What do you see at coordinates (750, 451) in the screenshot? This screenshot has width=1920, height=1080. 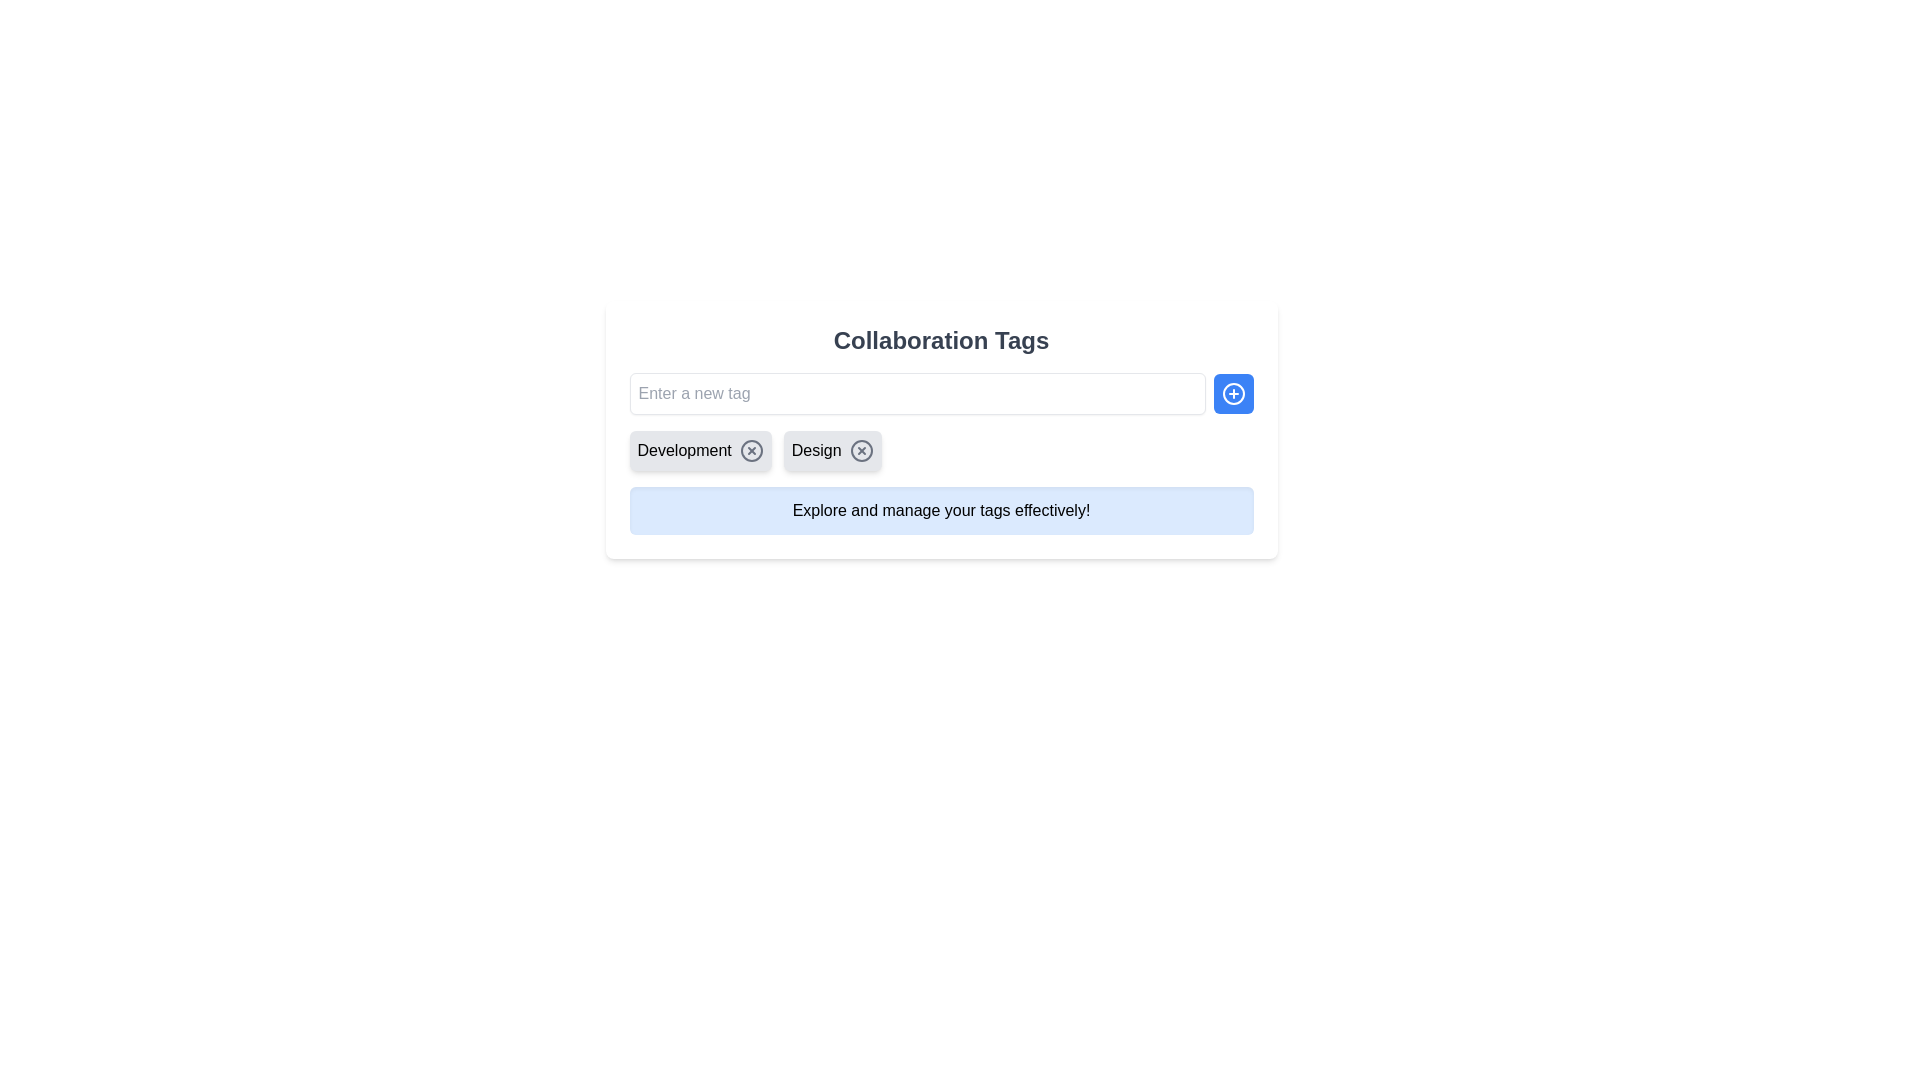 I see `the Icon Button with a gray border and 'X' shape inside, which is located within the 'Development' tag, to change its color` at bounding box center [750, 451].